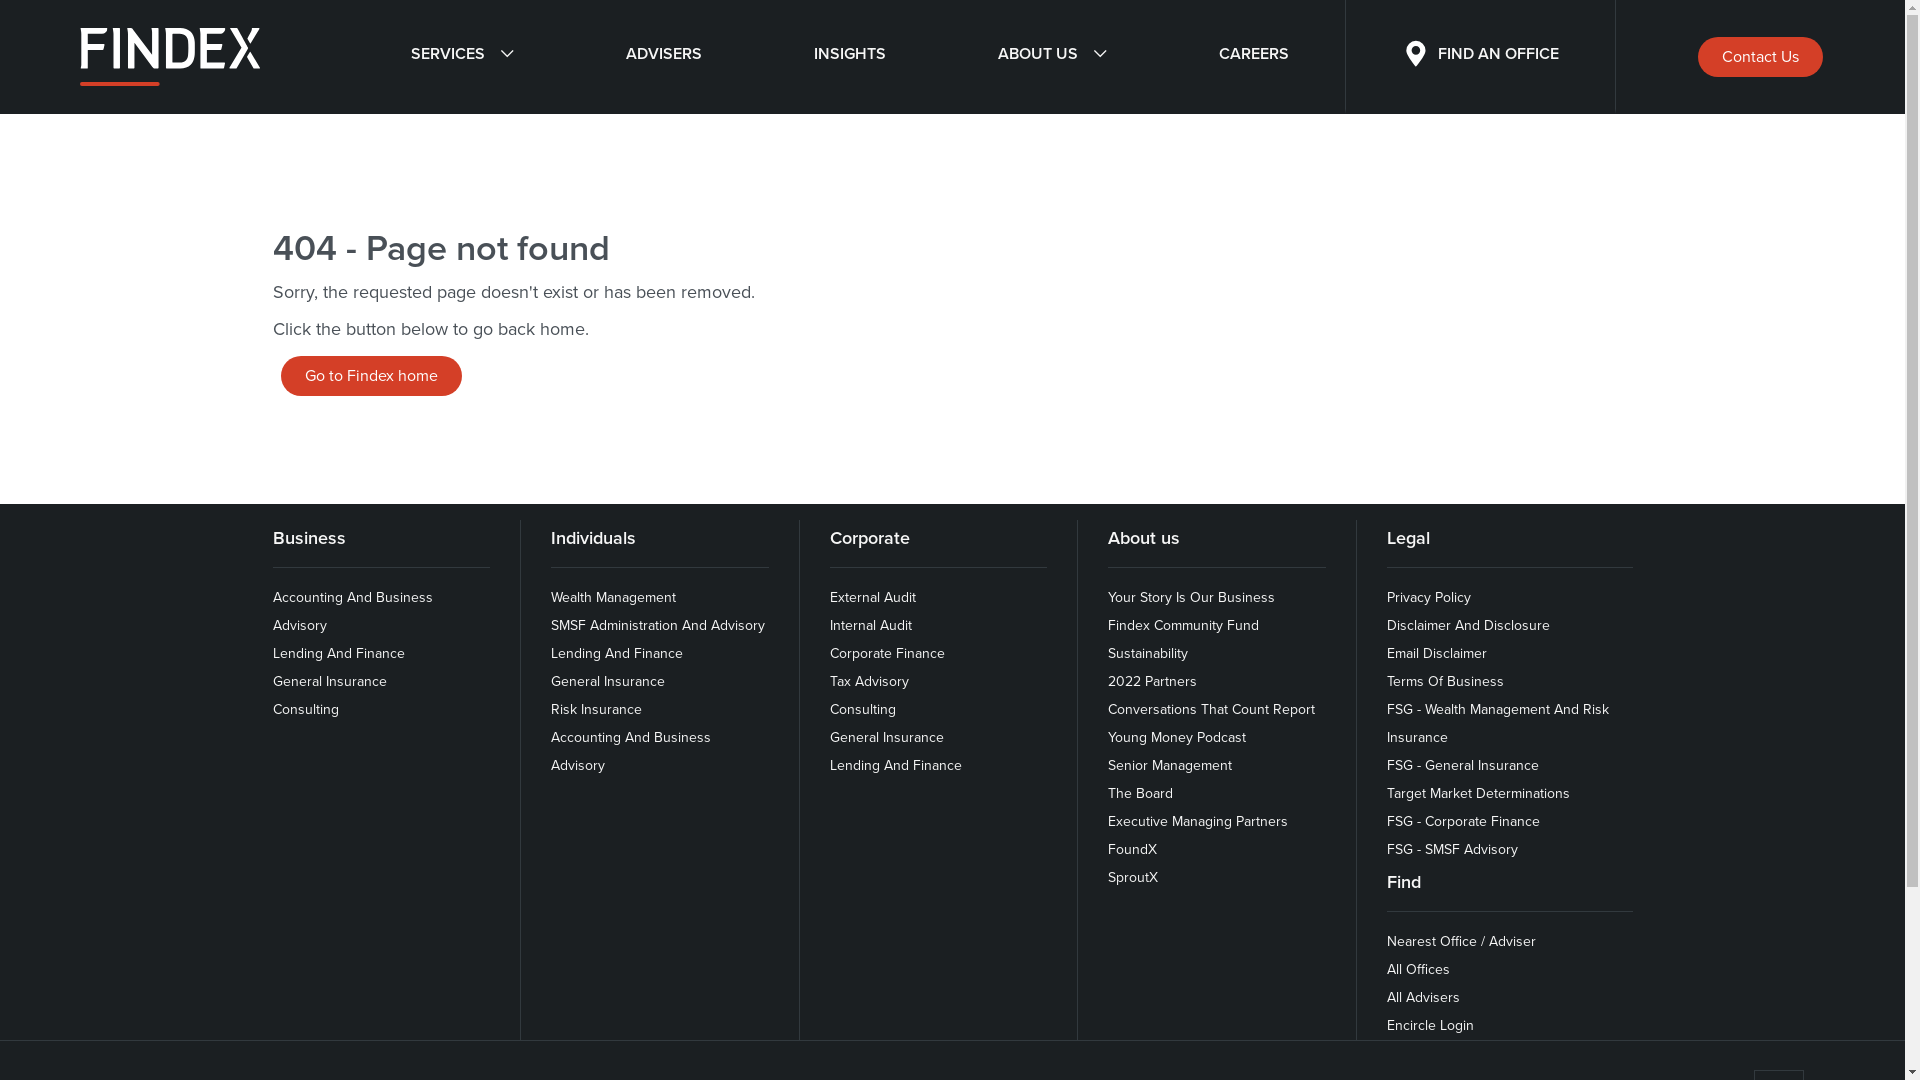  What do you see at coordinates (1429, 1025) in the screenshot?
I see `'Encircle Login'` at bounding box center [1429, 1025].